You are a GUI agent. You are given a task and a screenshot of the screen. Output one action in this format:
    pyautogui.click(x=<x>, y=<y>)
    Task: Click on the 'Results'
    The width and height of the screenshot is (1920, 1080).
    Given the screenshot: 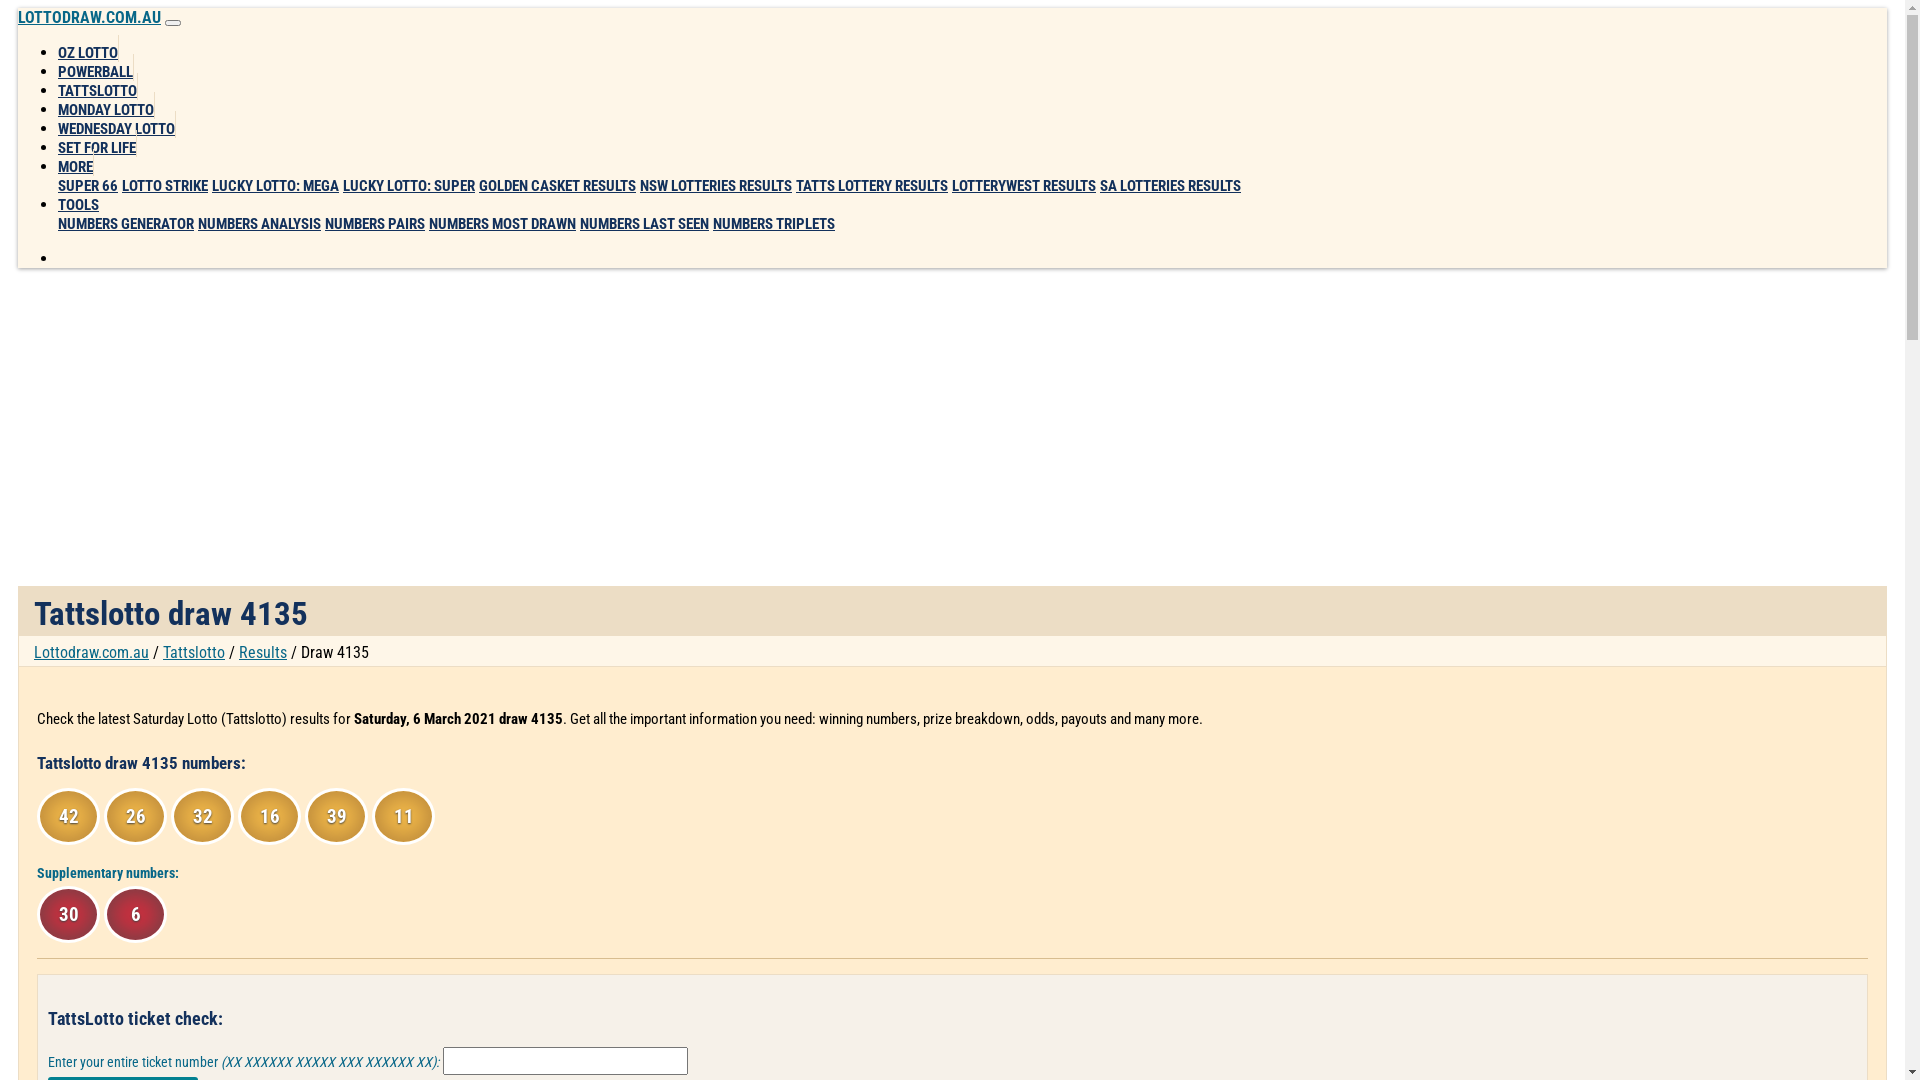 What is the action you would take?
    pyautogui.click(x=262, y=652)
    